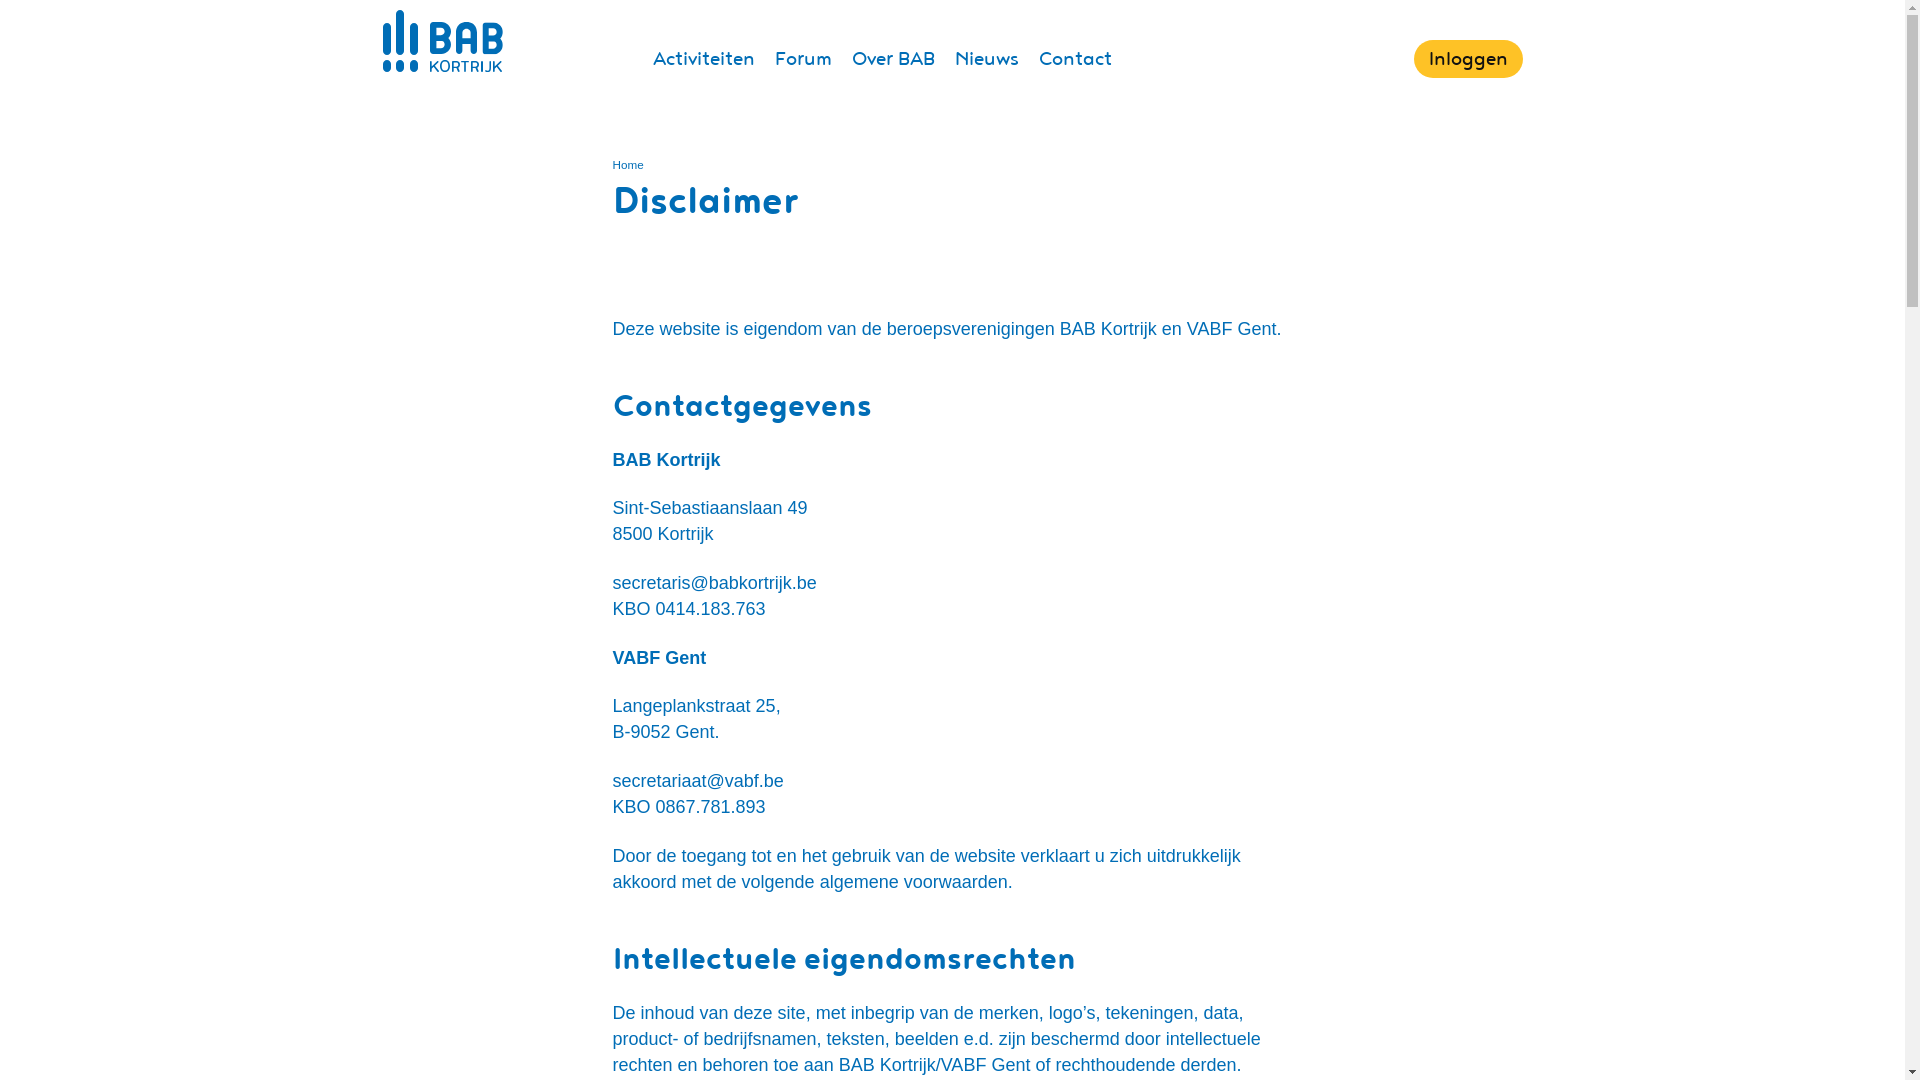 The width and height of the screenshot is (1920, 1080). What do you see at coordinates (1073, 57) in the screenshot?
I see `'Contact'` at bounding box center [1073, 57].